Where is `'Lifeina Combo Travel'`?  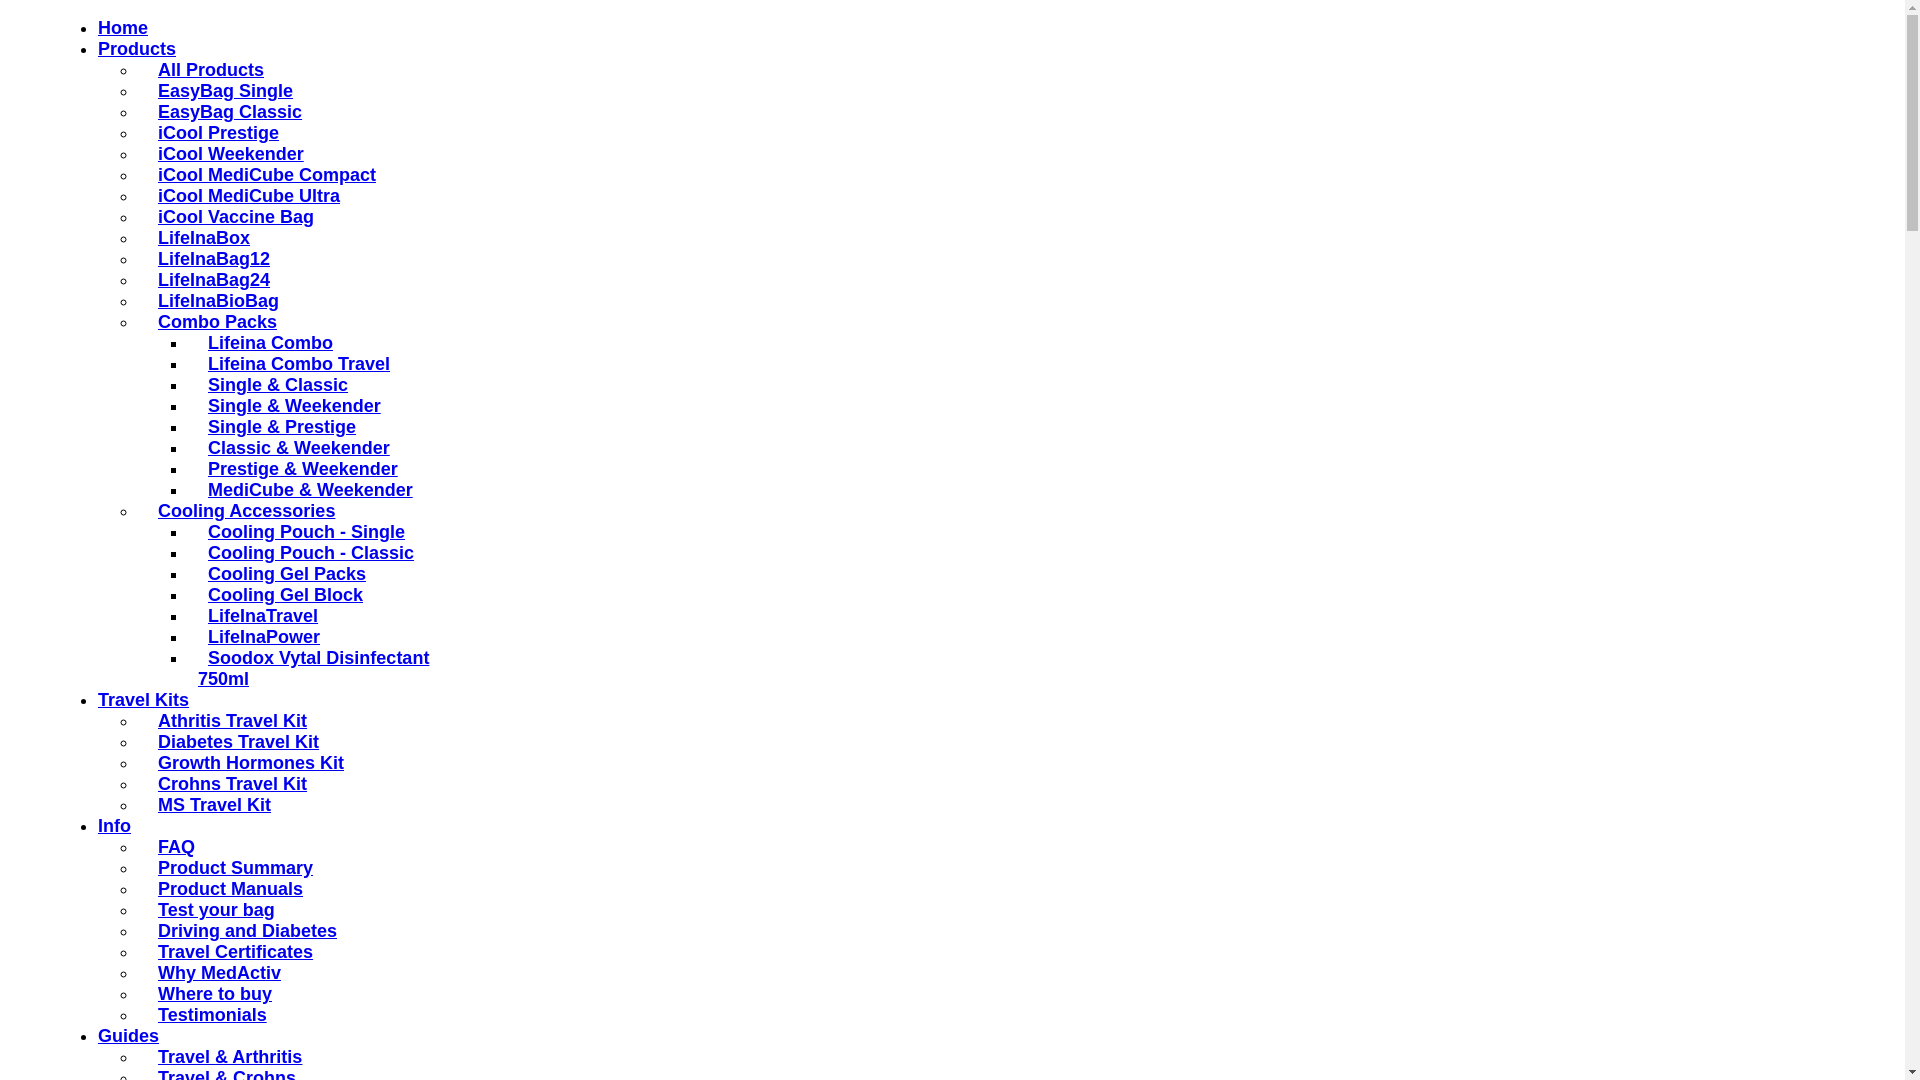 'Lifeina Combo Travel' is located at coordinates (292, 363).